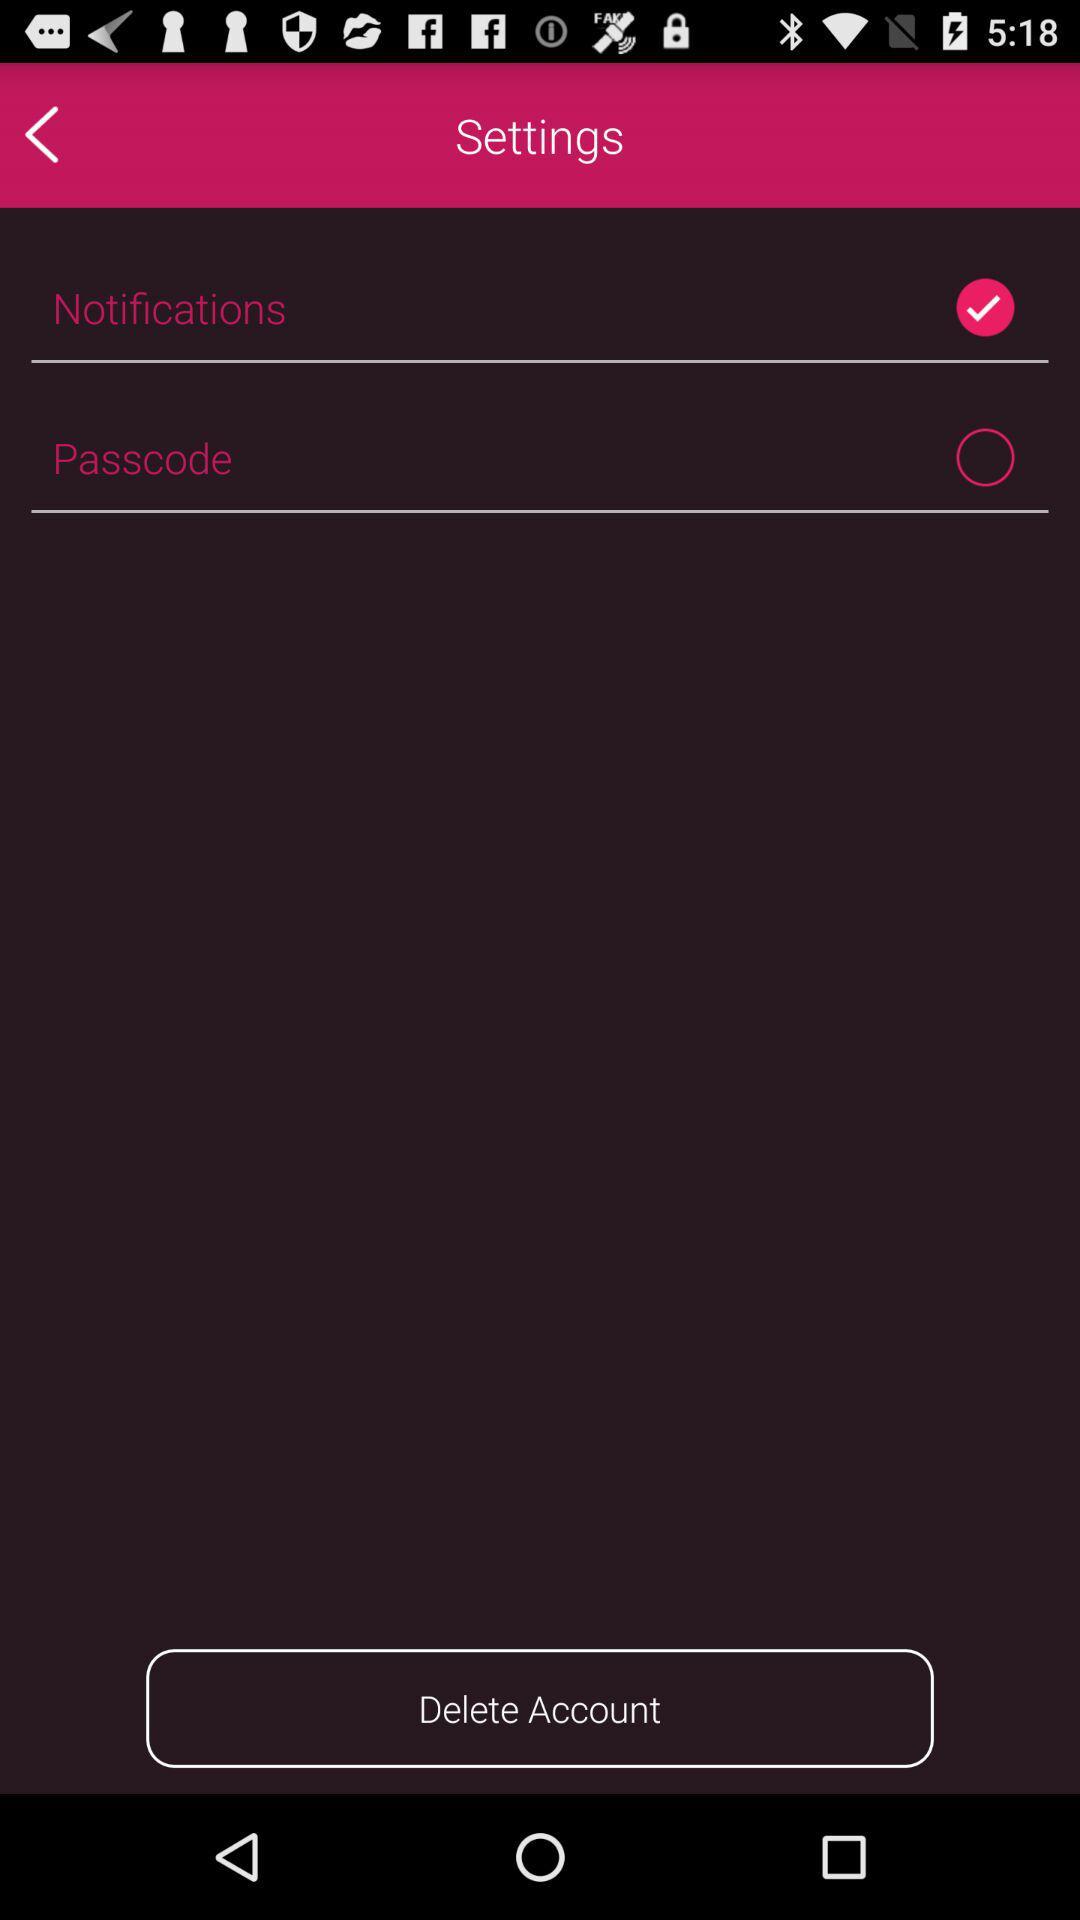  Describe the element at coordinates (540, 1707) in the screenshot. I see `the icon at the bottom` at that location.